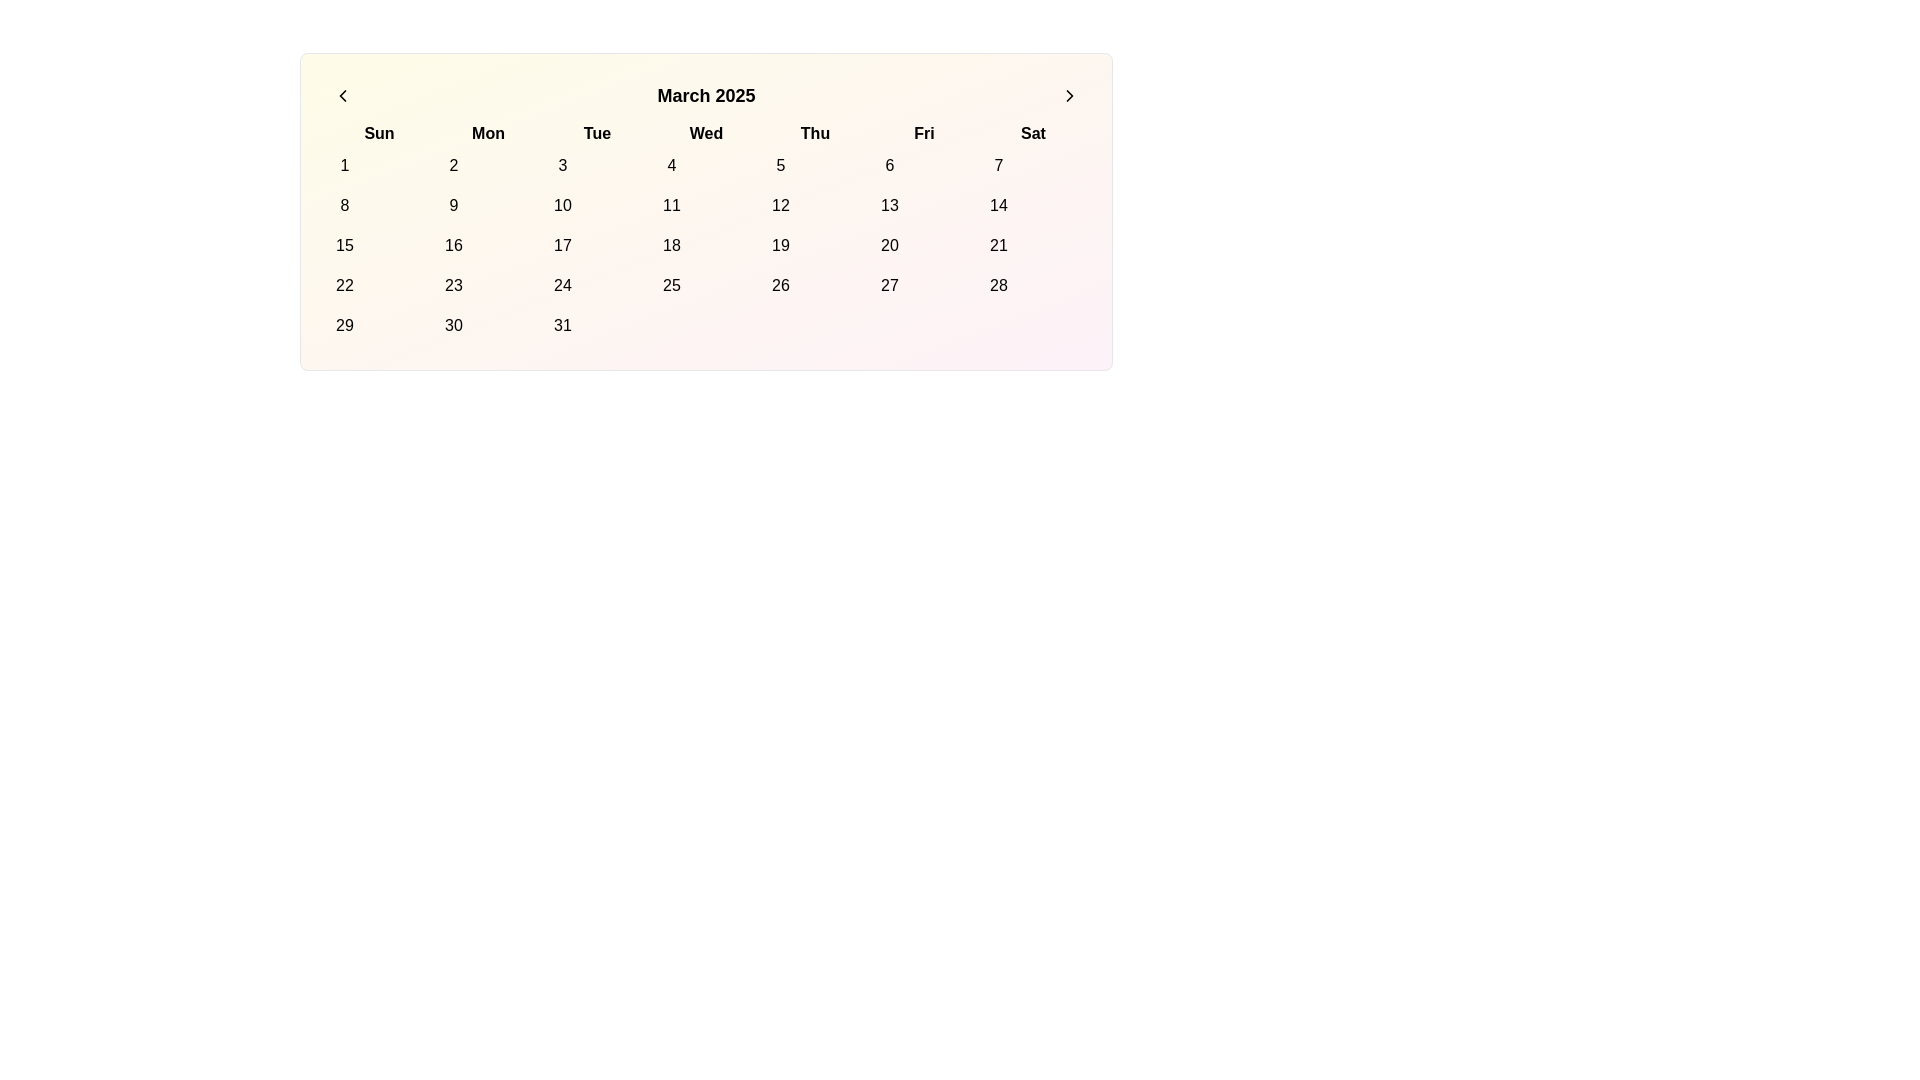 The width and height of the screenshot is (1920, 1080). What do you see at coordinates (888, 164) in the screenshot?
I see `the round button labeled '6' in the top row of the calendar's numerical grid under the 'Fri' column` at bounding box center [888, 164].